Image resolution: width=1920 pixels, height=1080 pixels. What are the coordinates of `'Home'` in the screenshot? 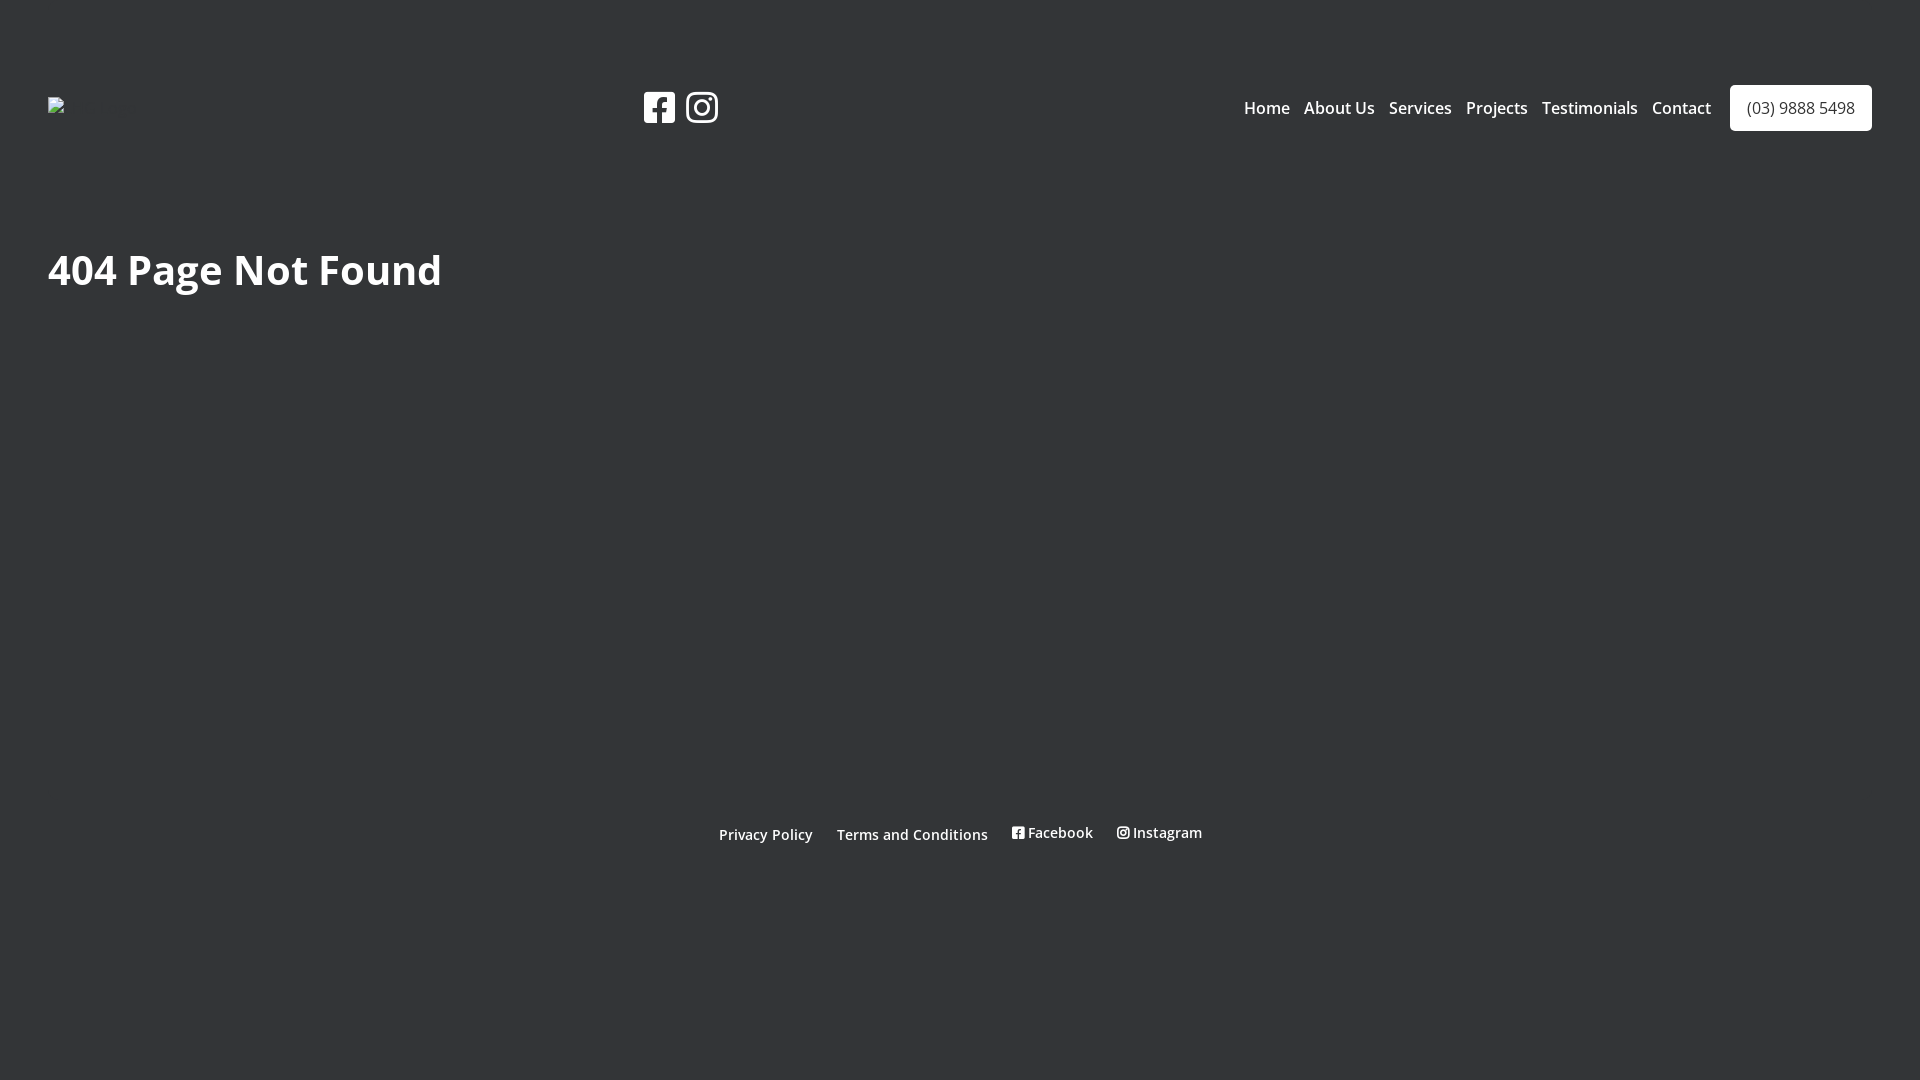 It's located at (1266, 107).